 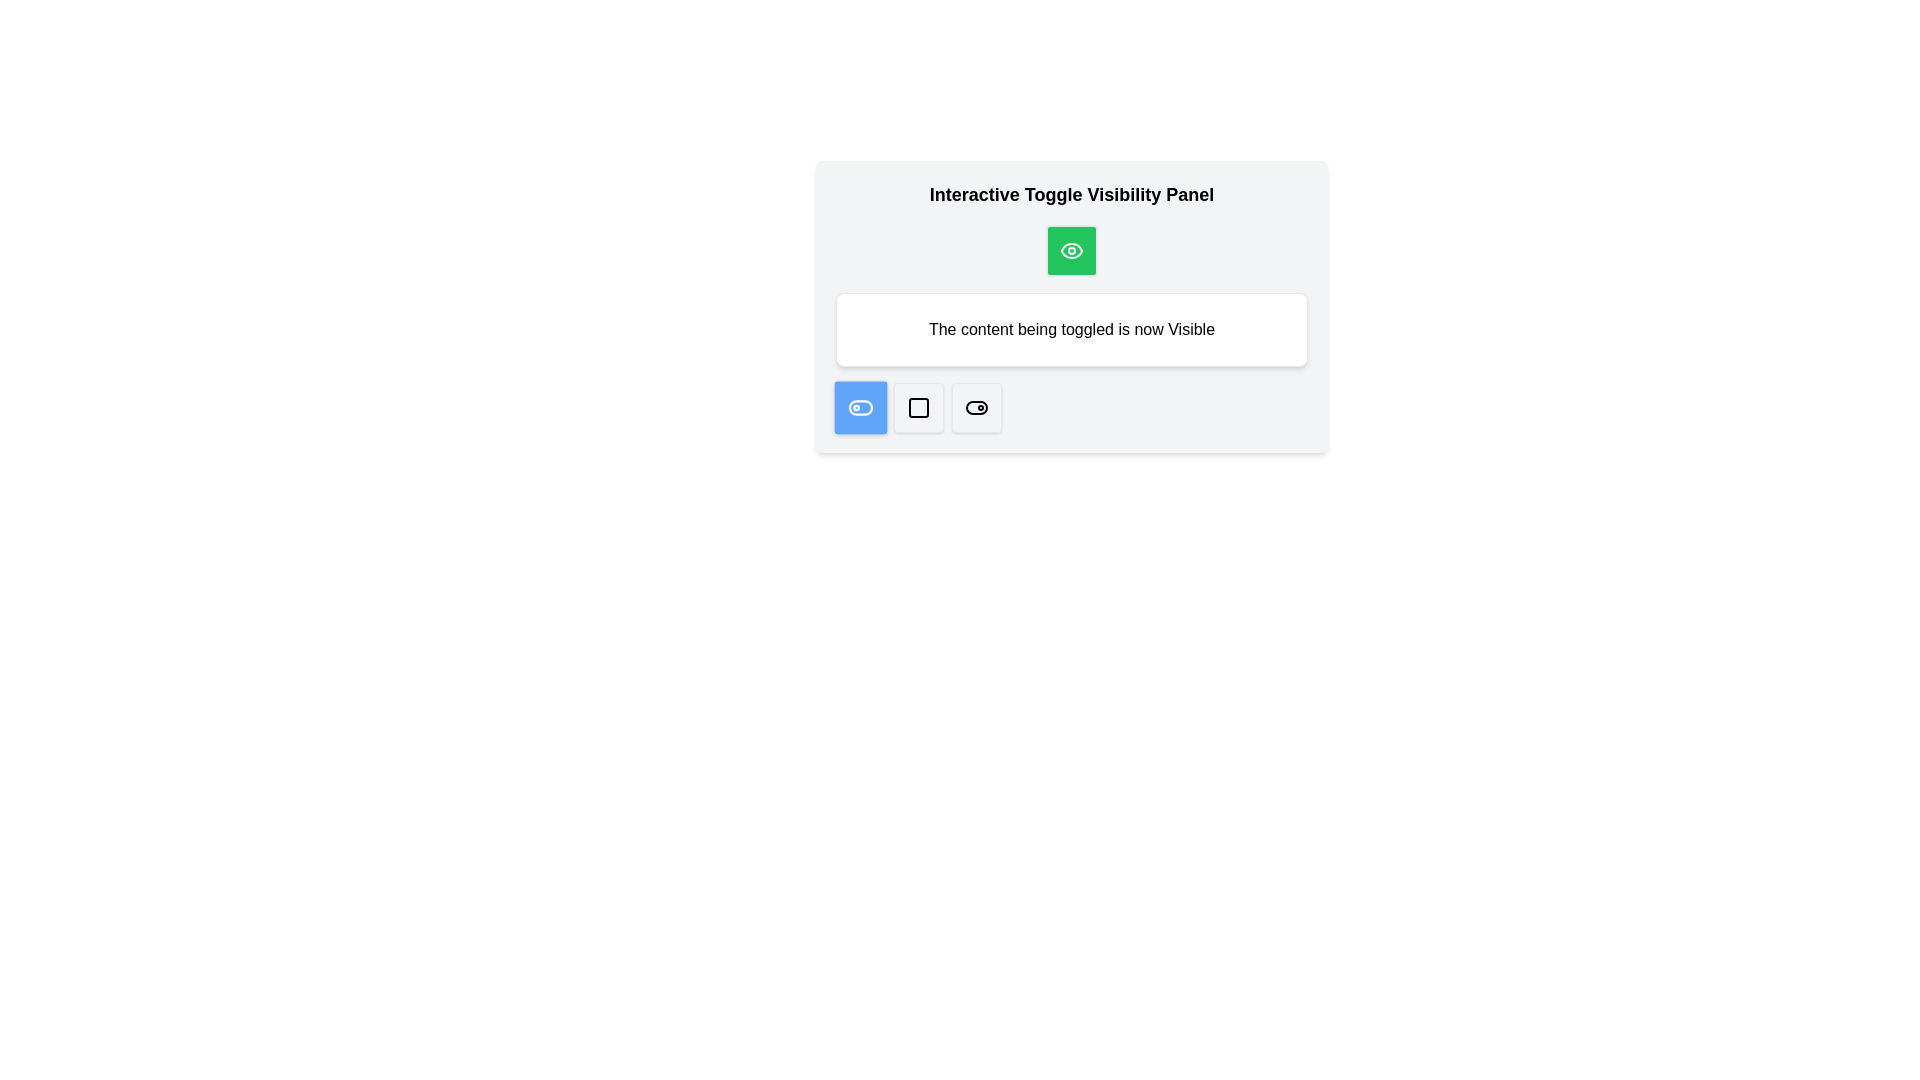 What do you see at coordinates (977, 407) in the screenshot?
I see `the toggle switch background (rounded rectangle) that indicates on/off states, located on the right side of the interface` at bounding box center [977, 407].